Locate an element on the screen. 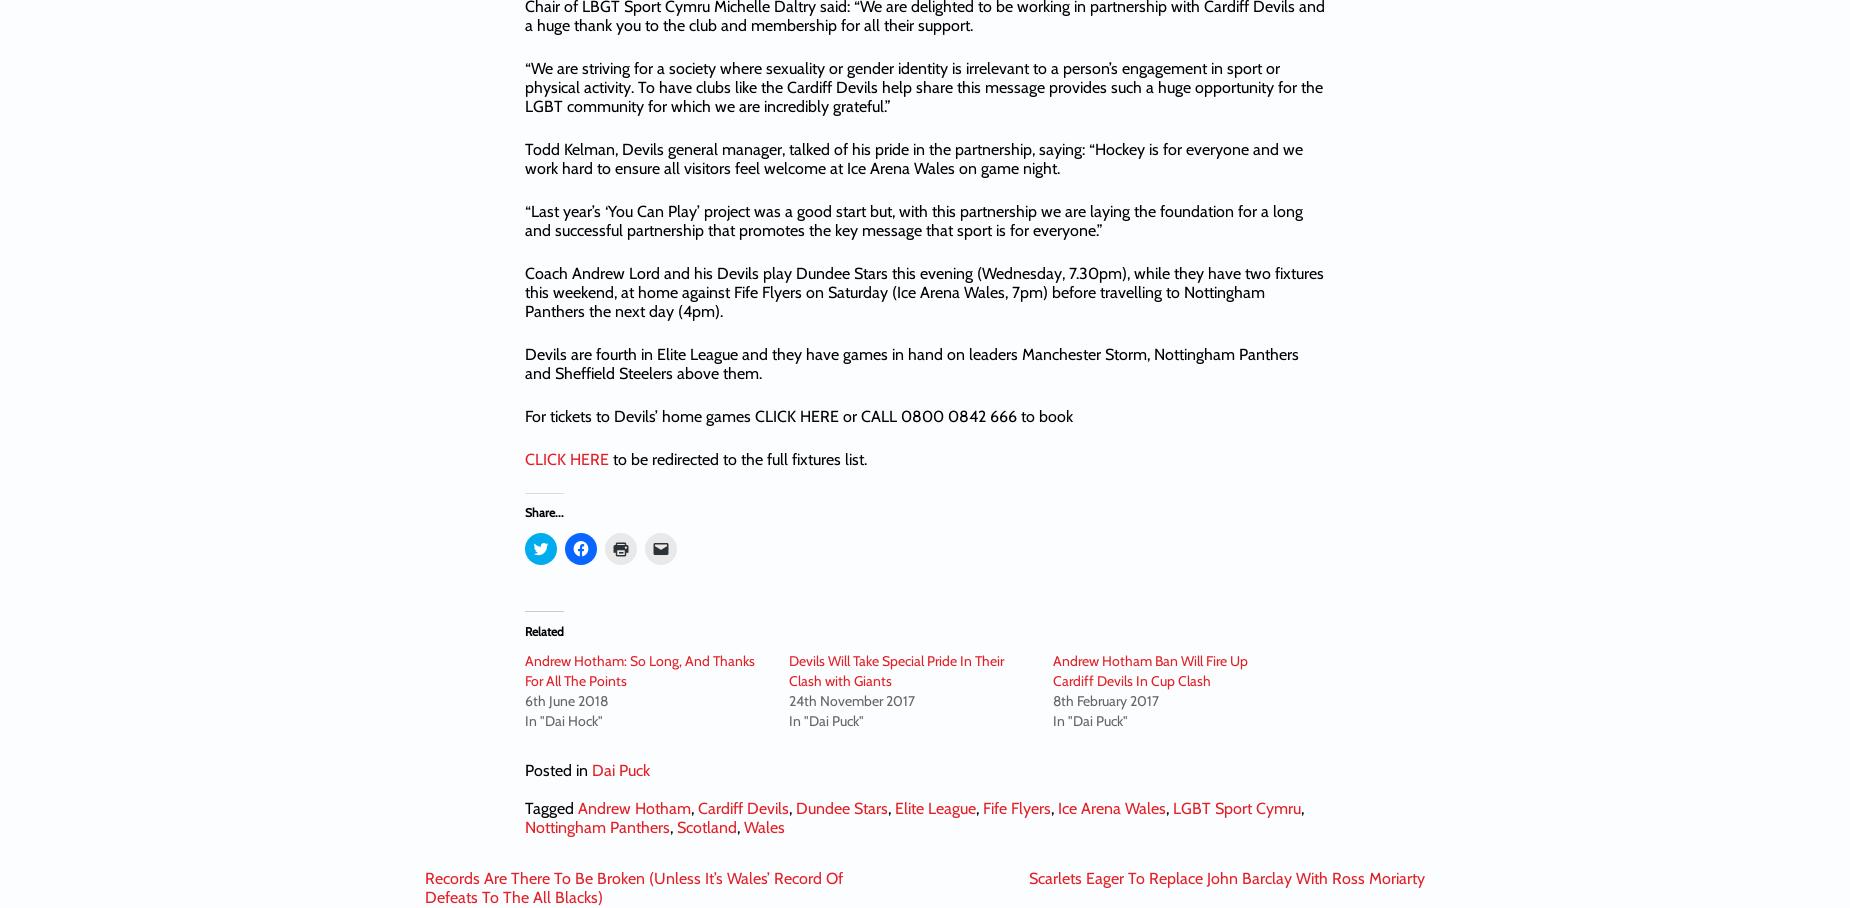 Image resolution: width=1850 pixels, height=908 pixels. 'Nottingham Panthers' is located at coordinates (597, 826).